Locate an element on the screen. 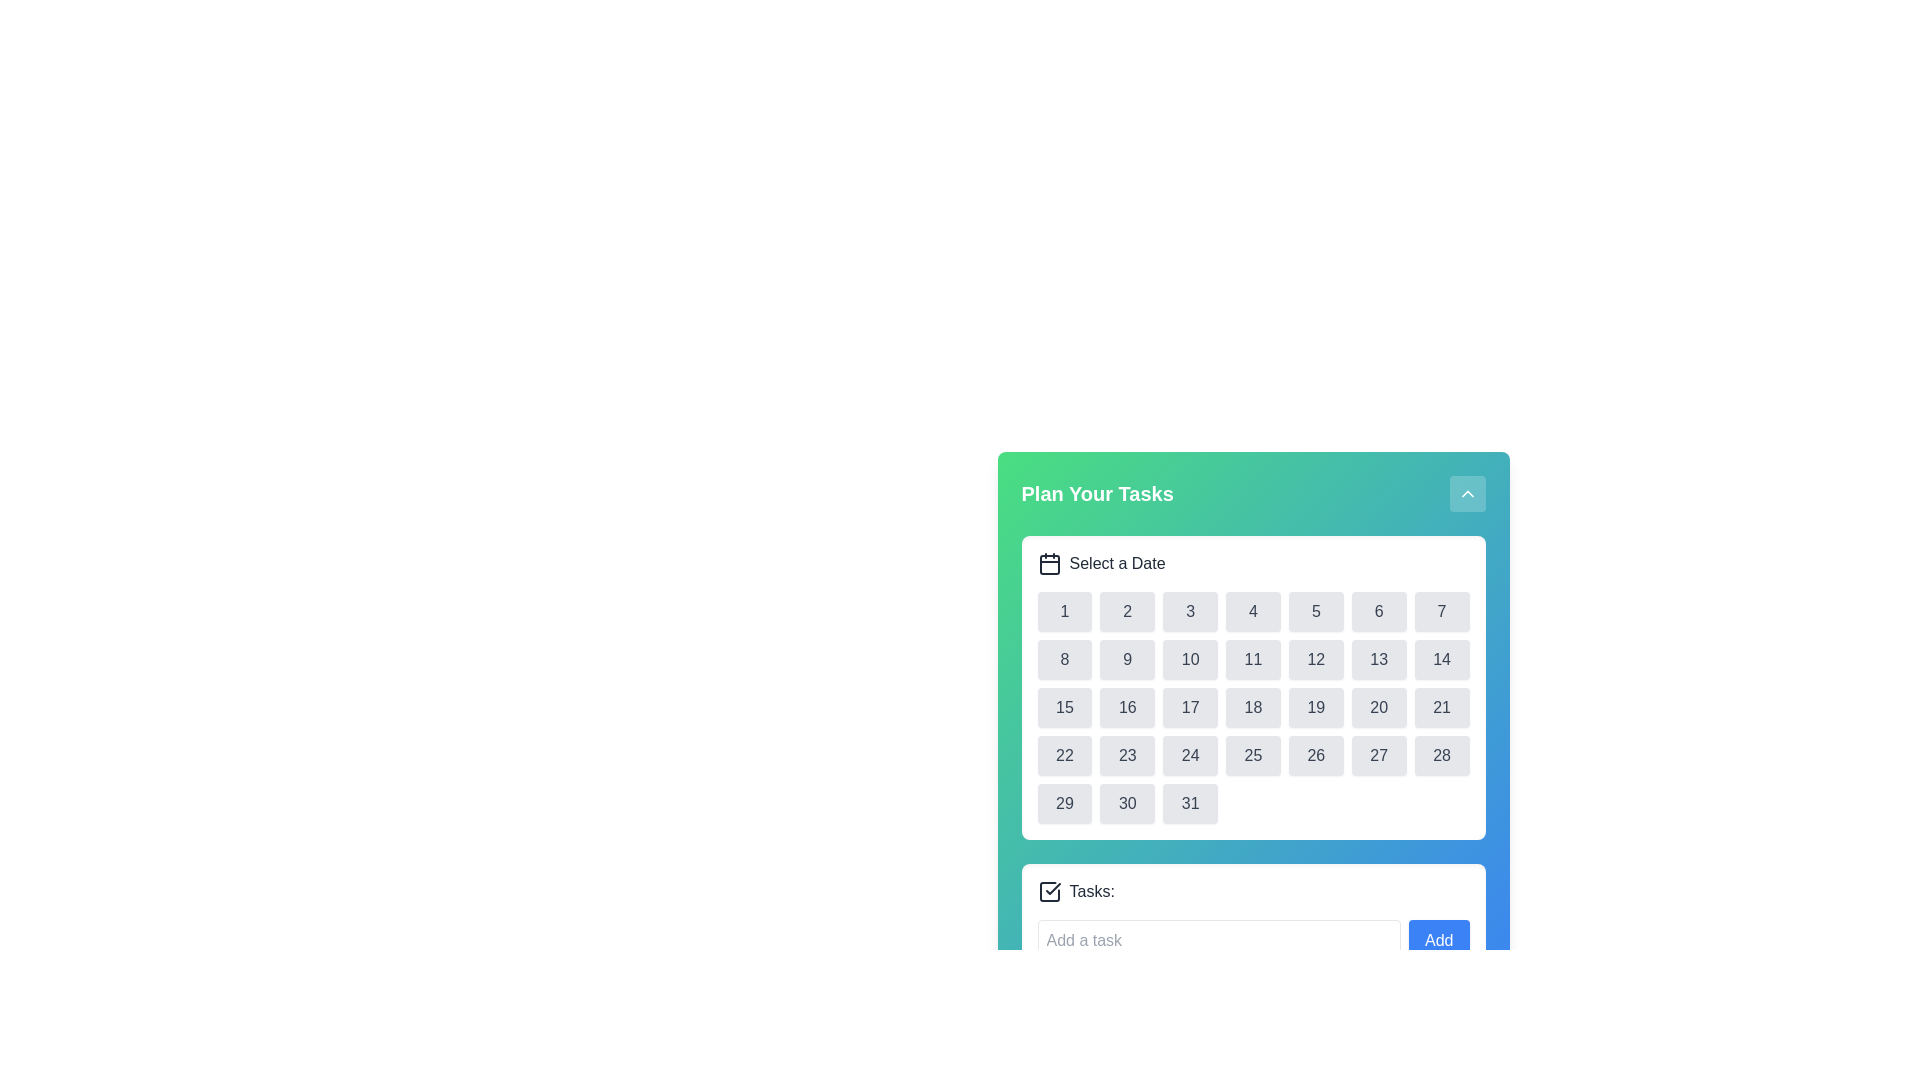  the button representing the date '12' in the second row and fifth column of the calendar grid is located at coordinates (1316, 659).